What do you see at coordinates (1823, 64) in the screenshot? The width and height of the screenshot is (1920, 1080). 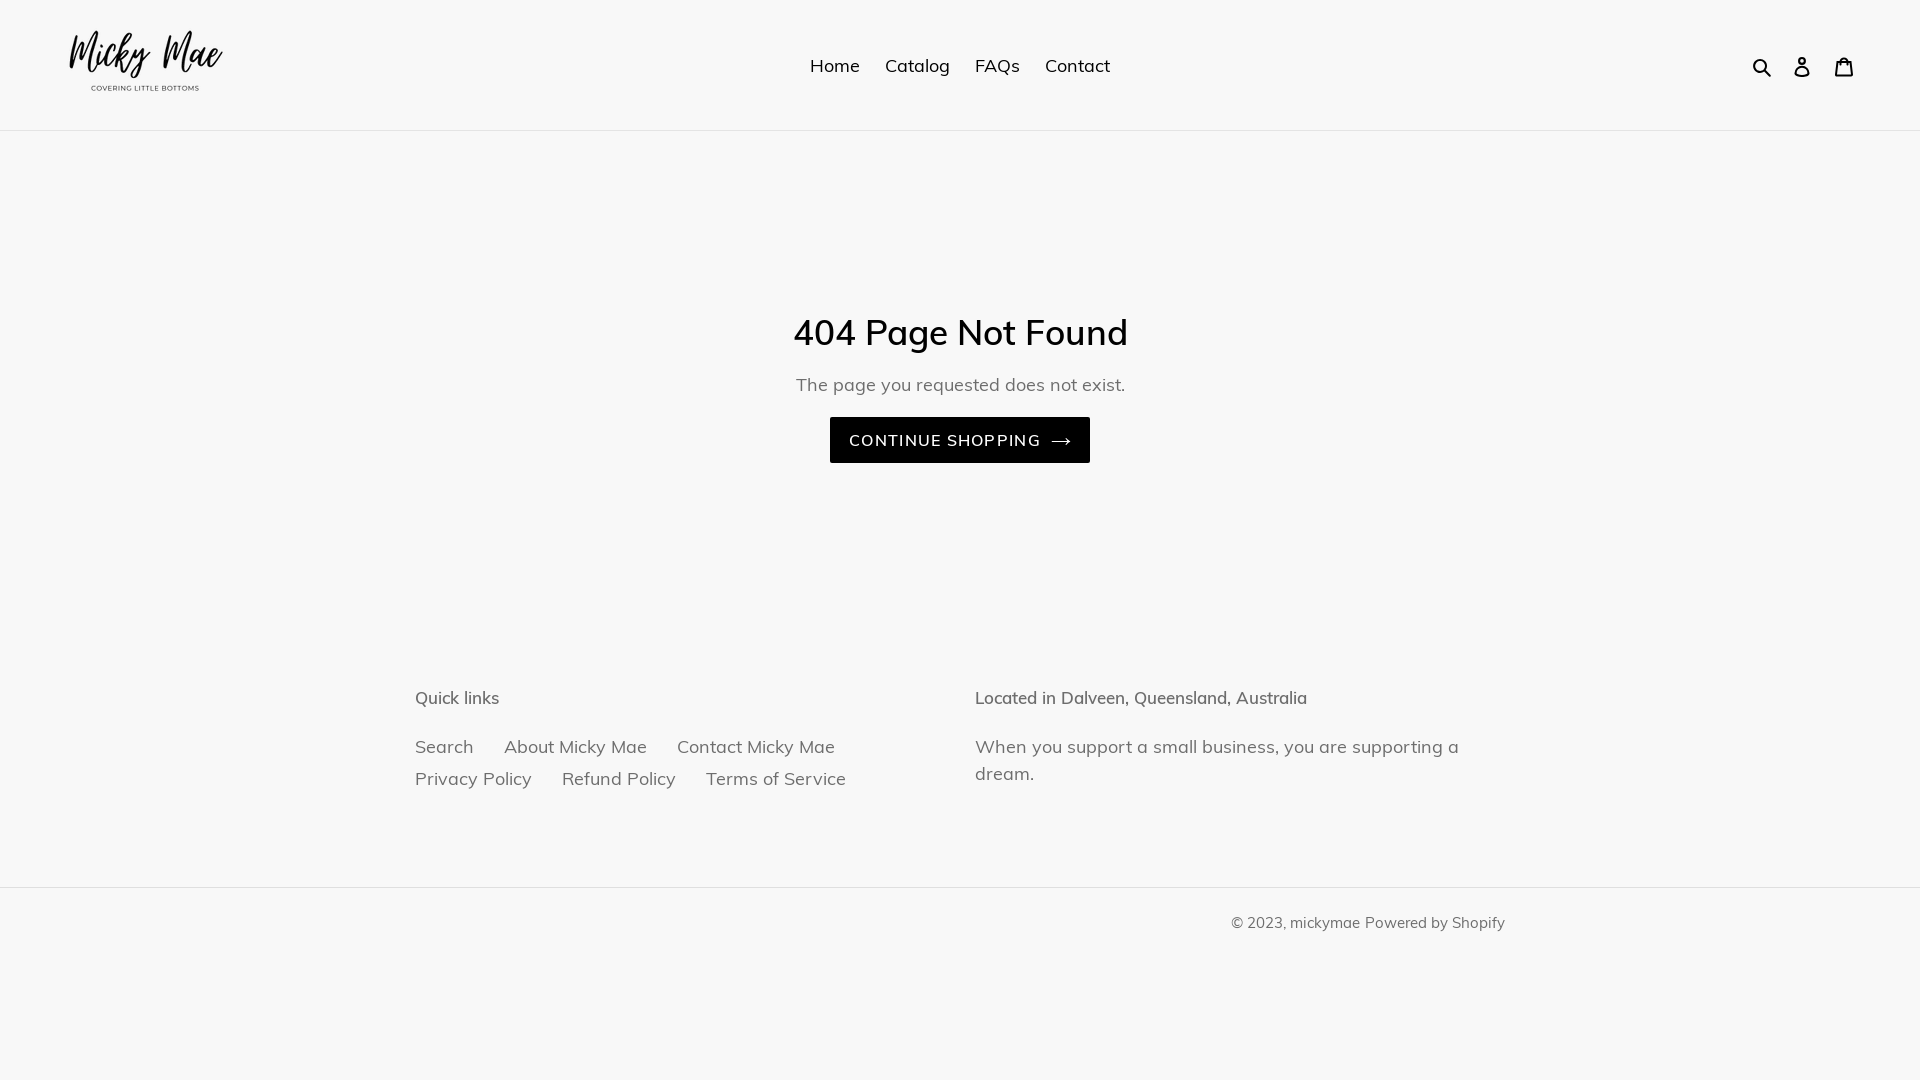 I see `'Cart'` at bounding box center [1823, 64].